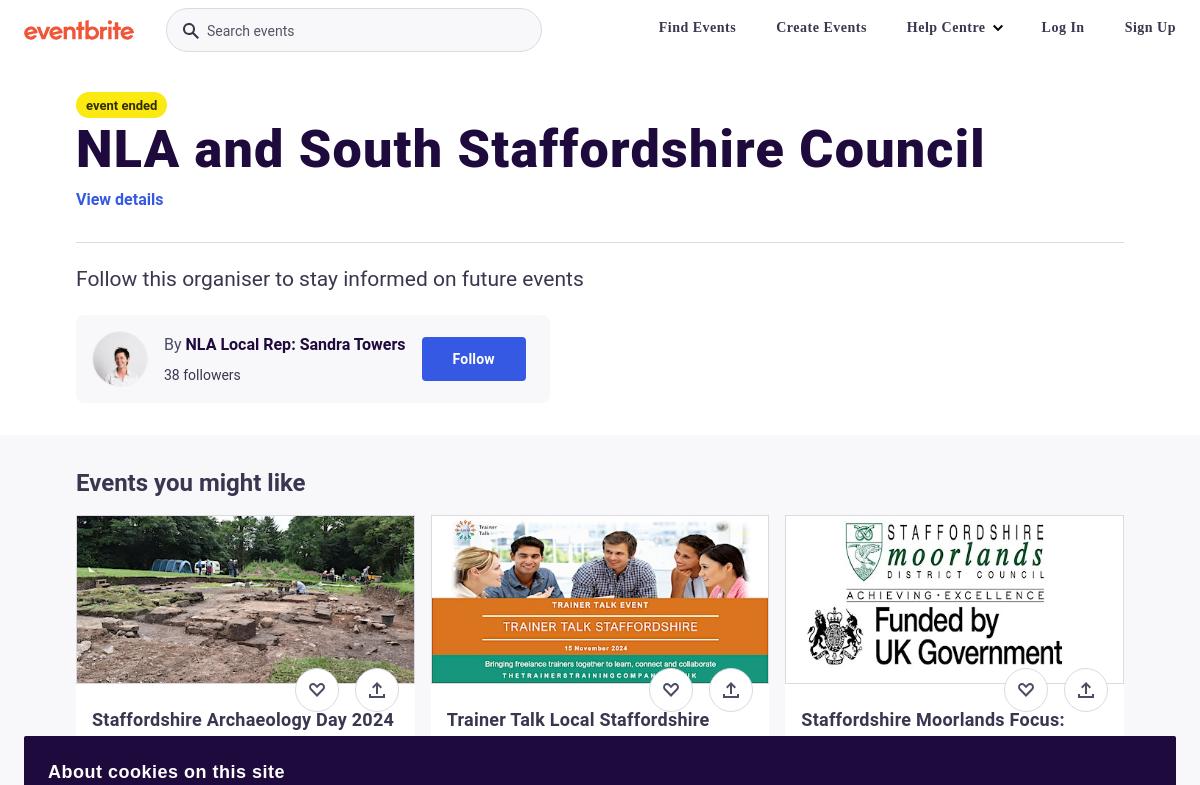  I want to click on 'Staffordshire Moorlands Focus:  Effective Bid Writing', so click(932, 731).